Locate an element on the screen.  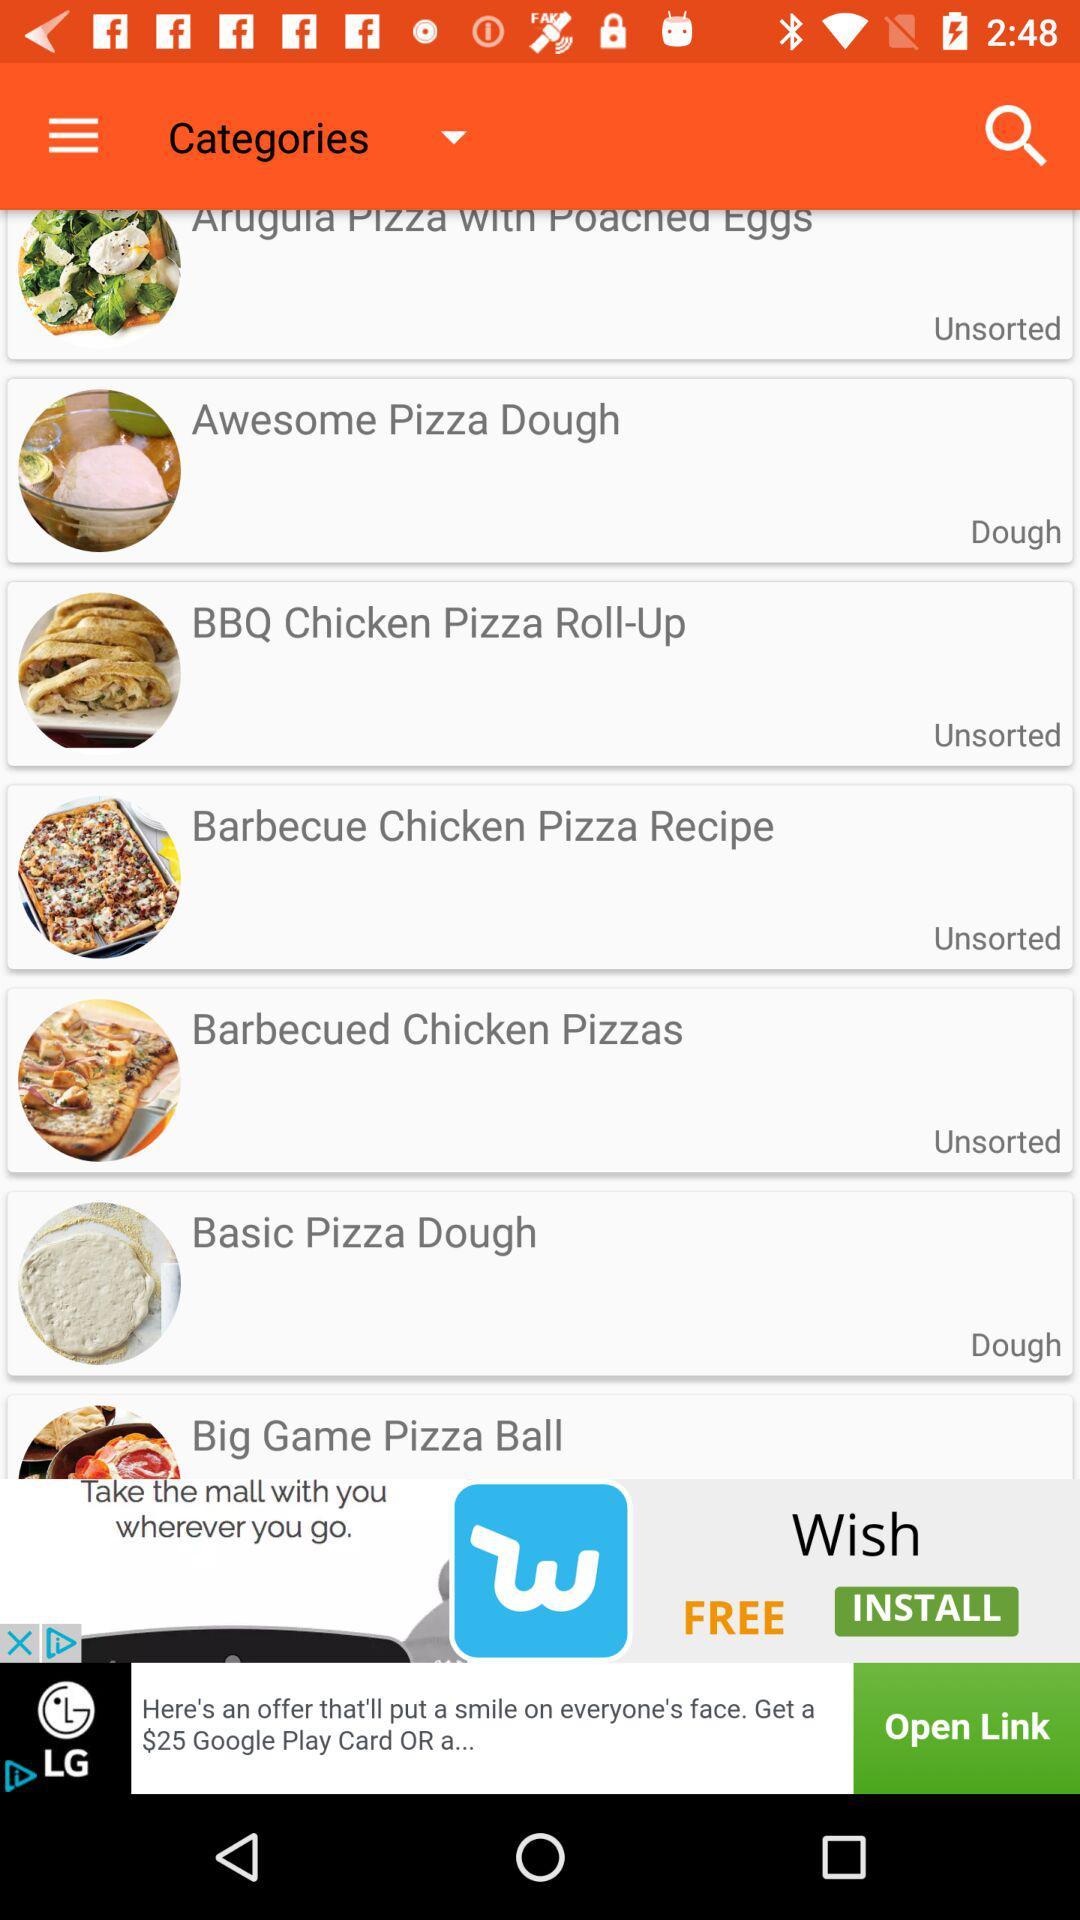
advertisement page is located at coordinates (540, 1569).